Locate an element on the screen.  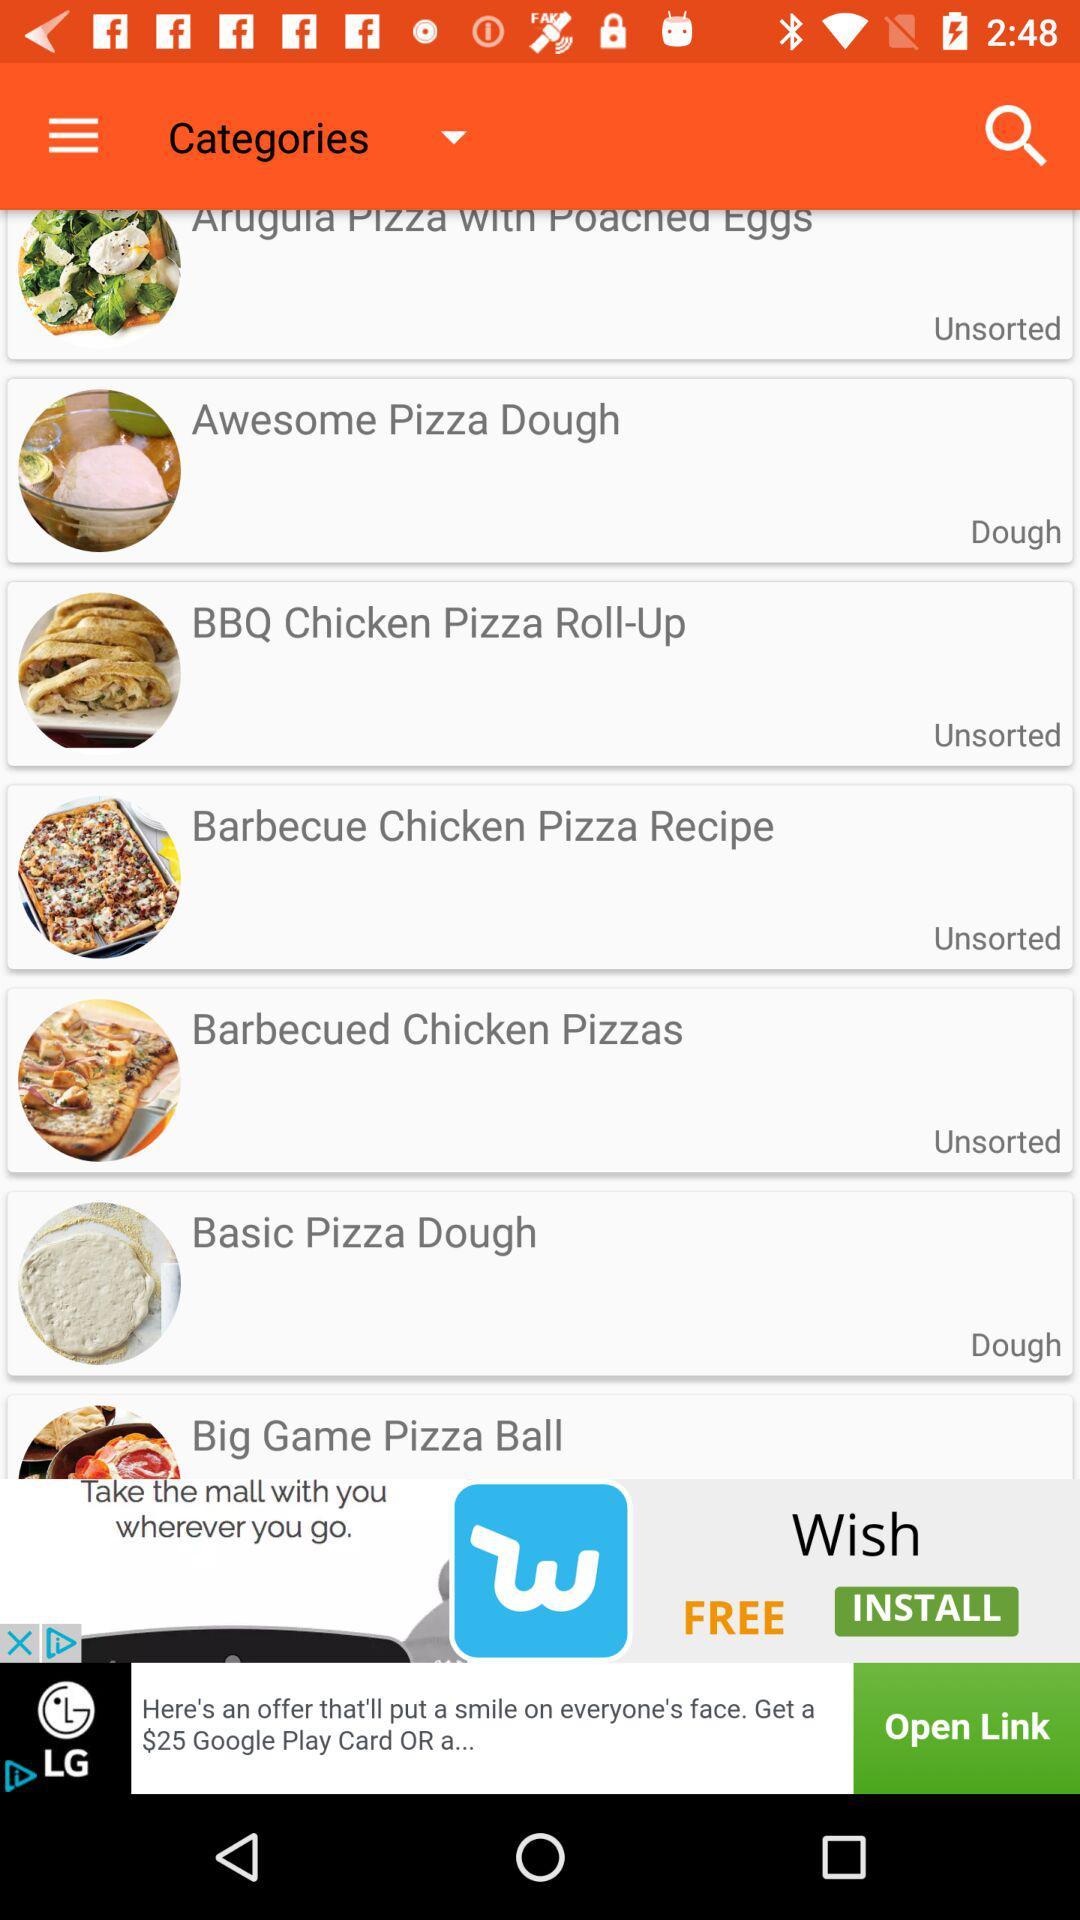
advertisement page is located at coordinates (540, 1569).